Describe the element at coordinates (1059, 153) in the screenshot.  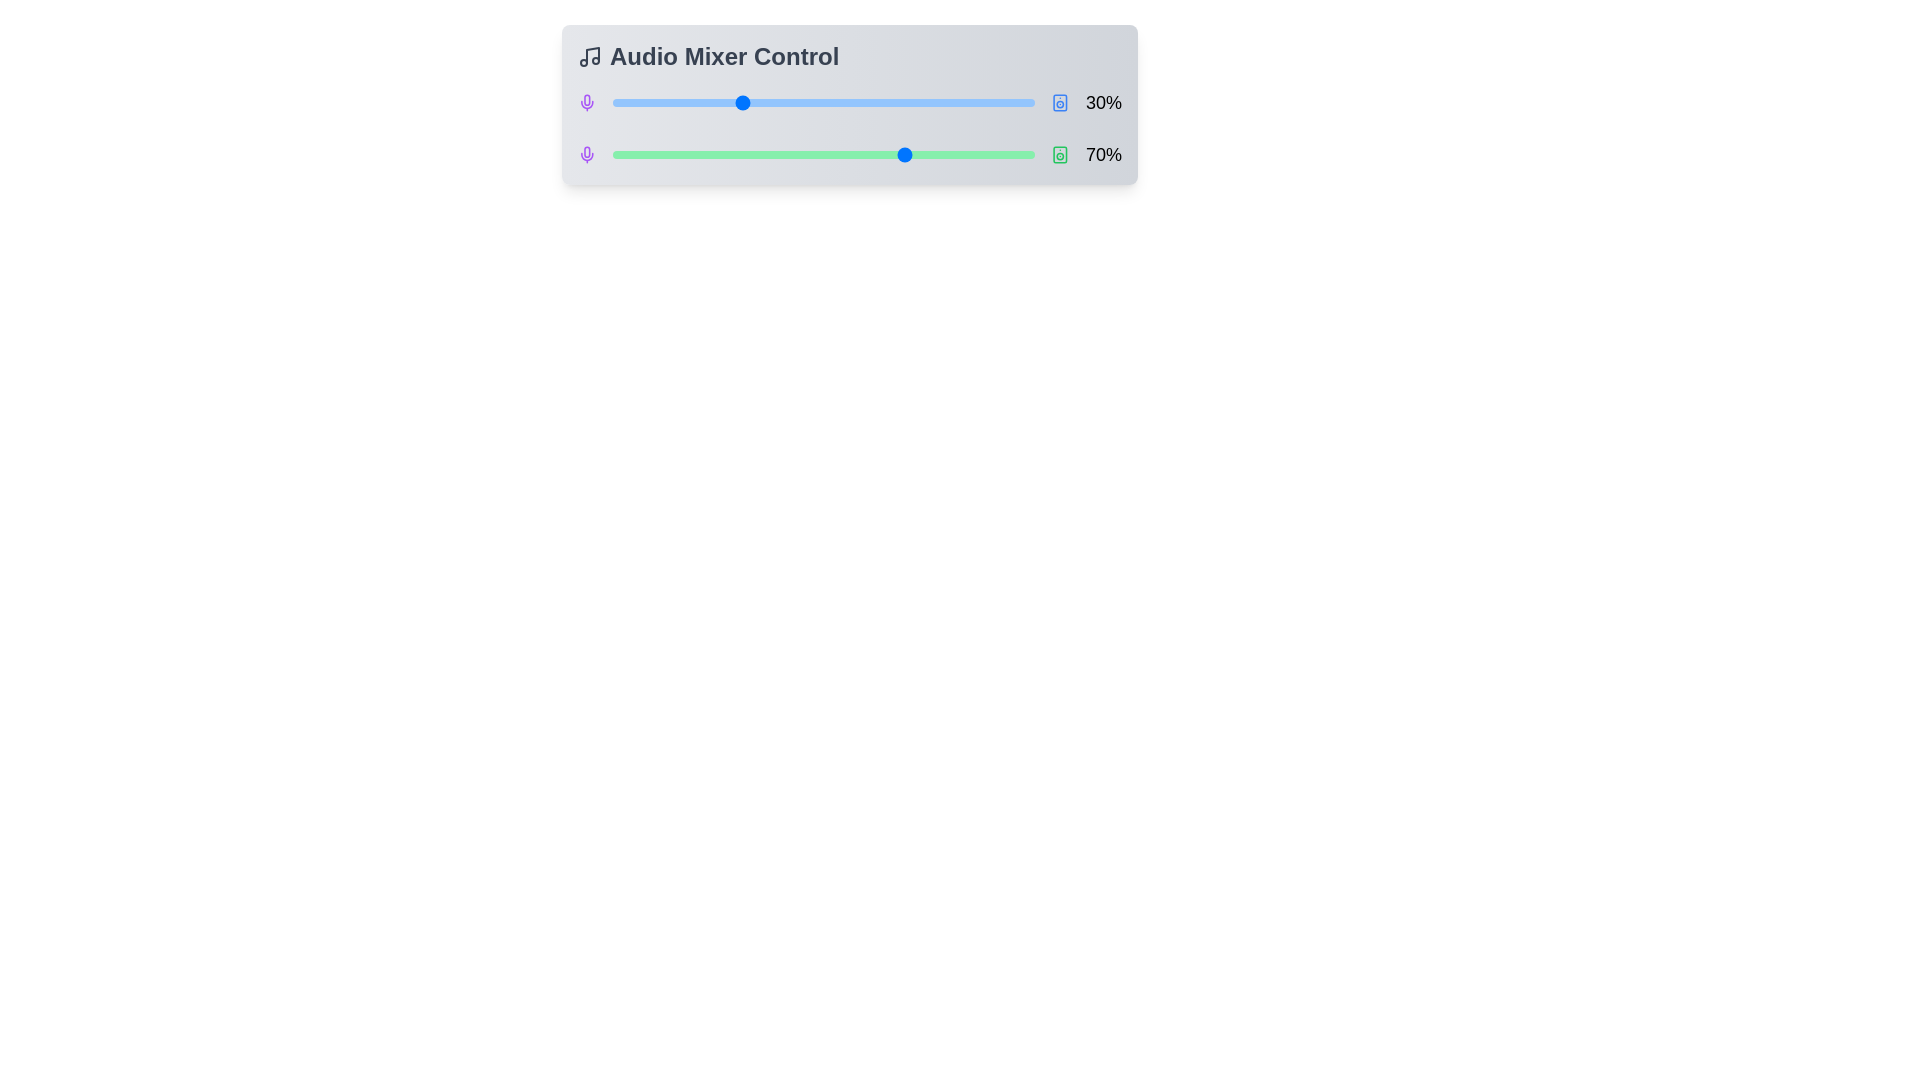
I see `the rectangular visual indicator element associated with the 'Audio Mixer Control' to engage with it` at that location.